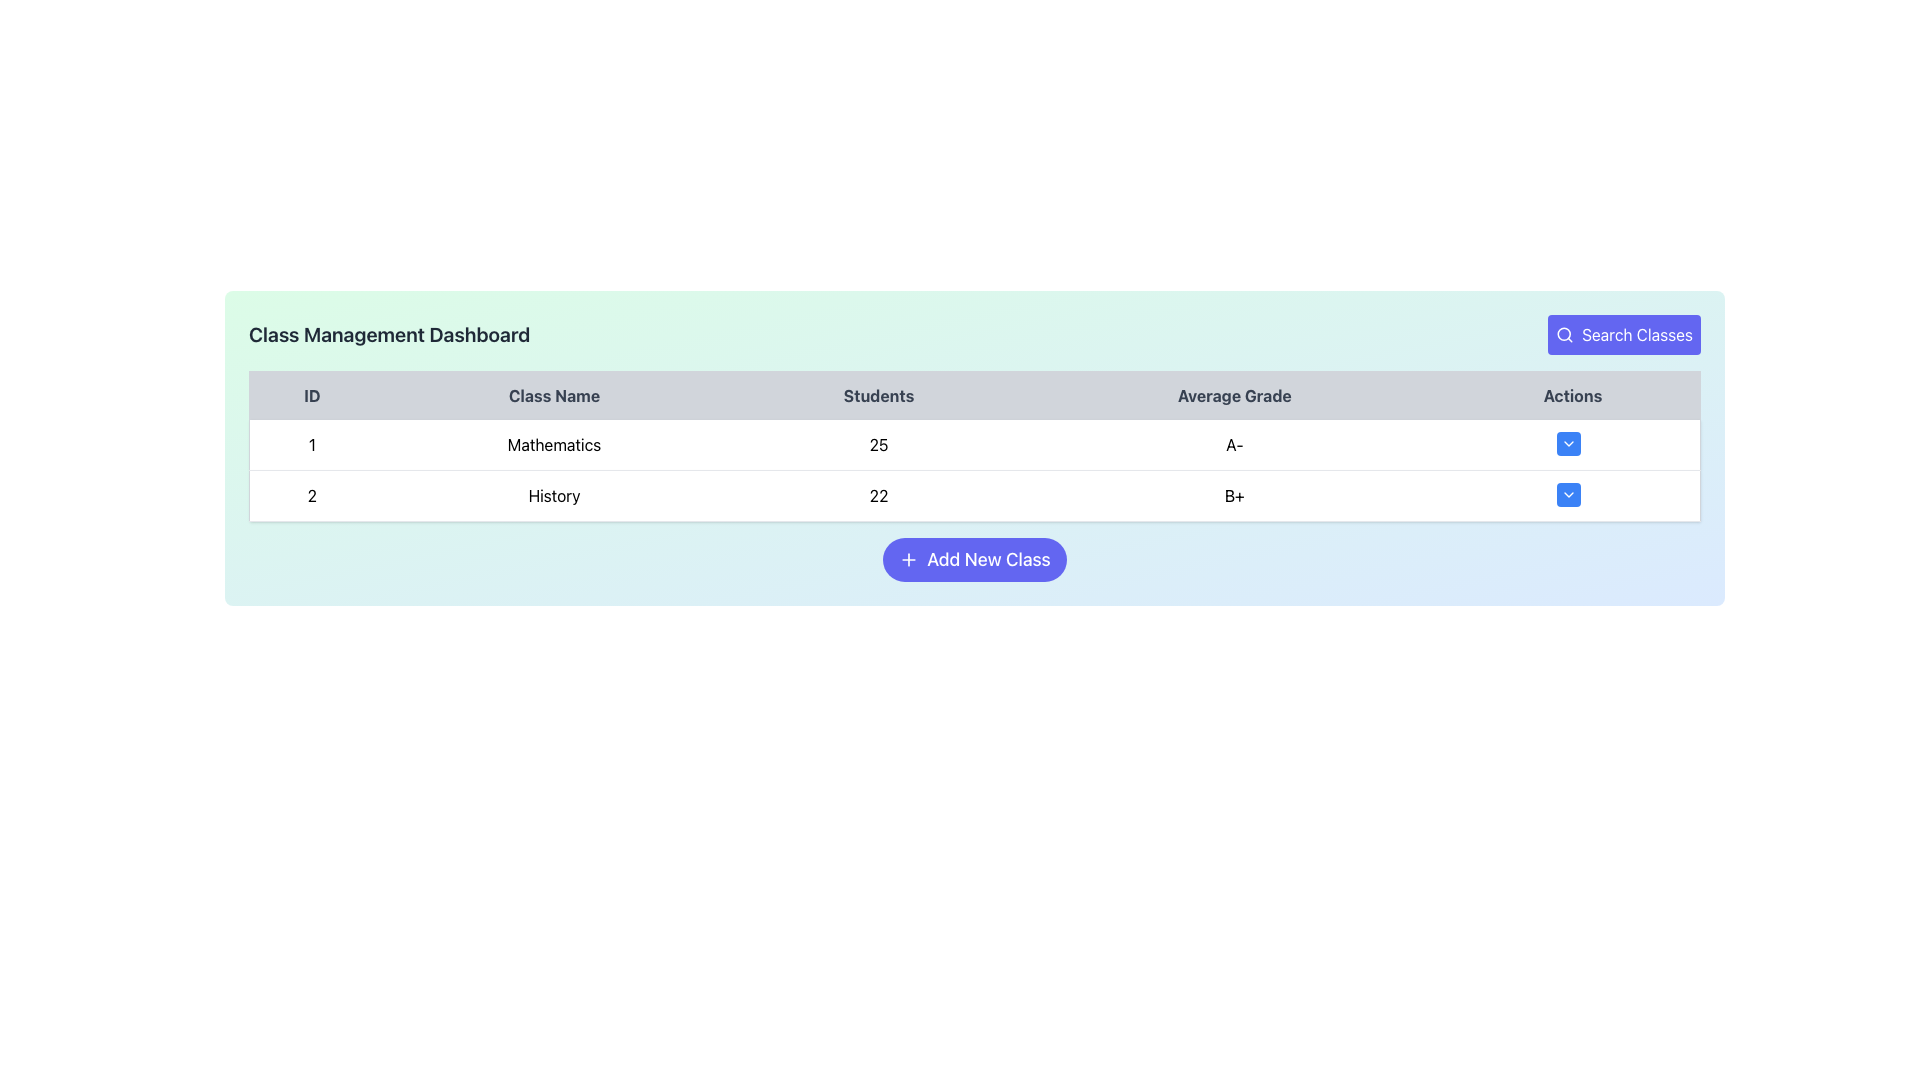 The height and width of the screenshot is (1080, 1920). What do you see at coordinates (1563, 333) in the screenshot?
I see `the SVG Circle element that is part of the magnifying glass icon, located at the left end of the 'Search Classes' blue button` at bounding box center [1563, 333].